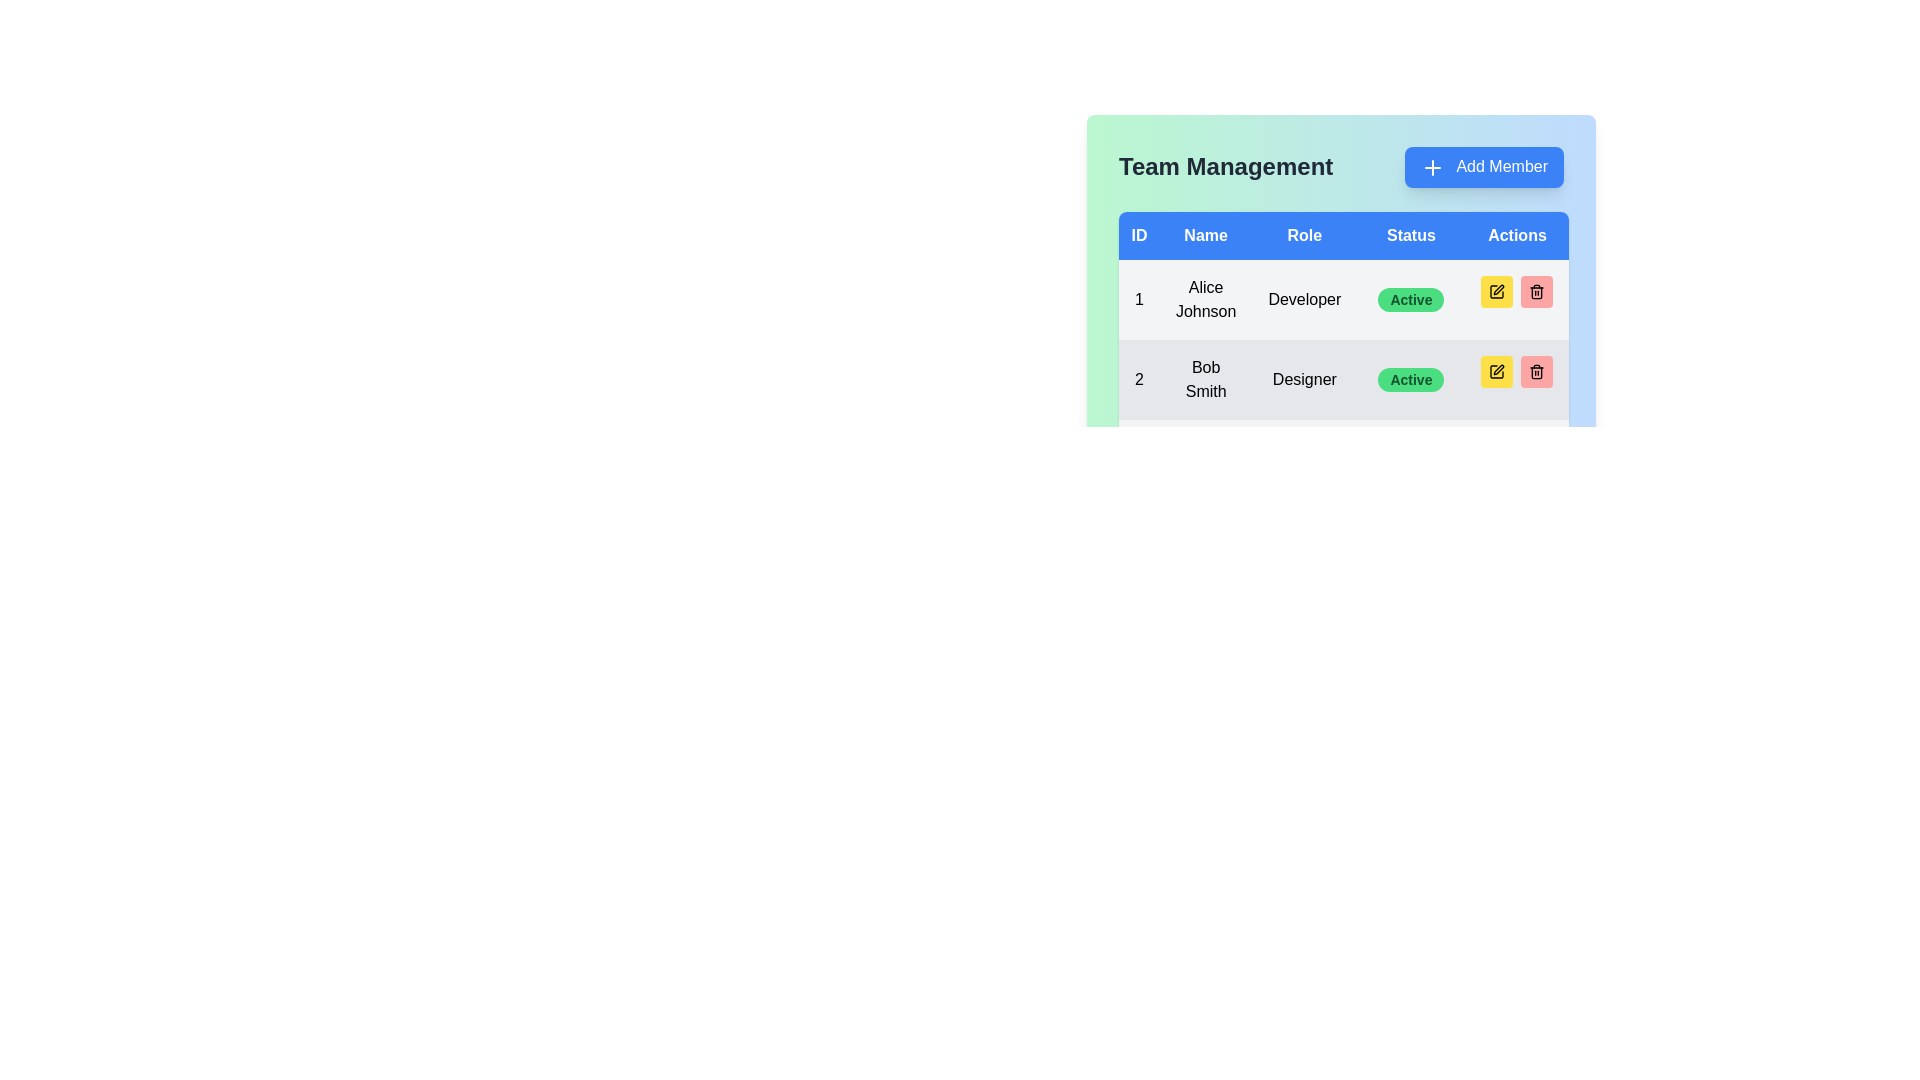 The width and height of the screenshot is (1920, 1080). What do you see at coordinates (1410, 379) in the screenshot?
I see `the 'Active' status label in the 'Status' column of the second row representing 'Bob Smith' in the 'Team Management' section` at bounding box center [1410, 379].